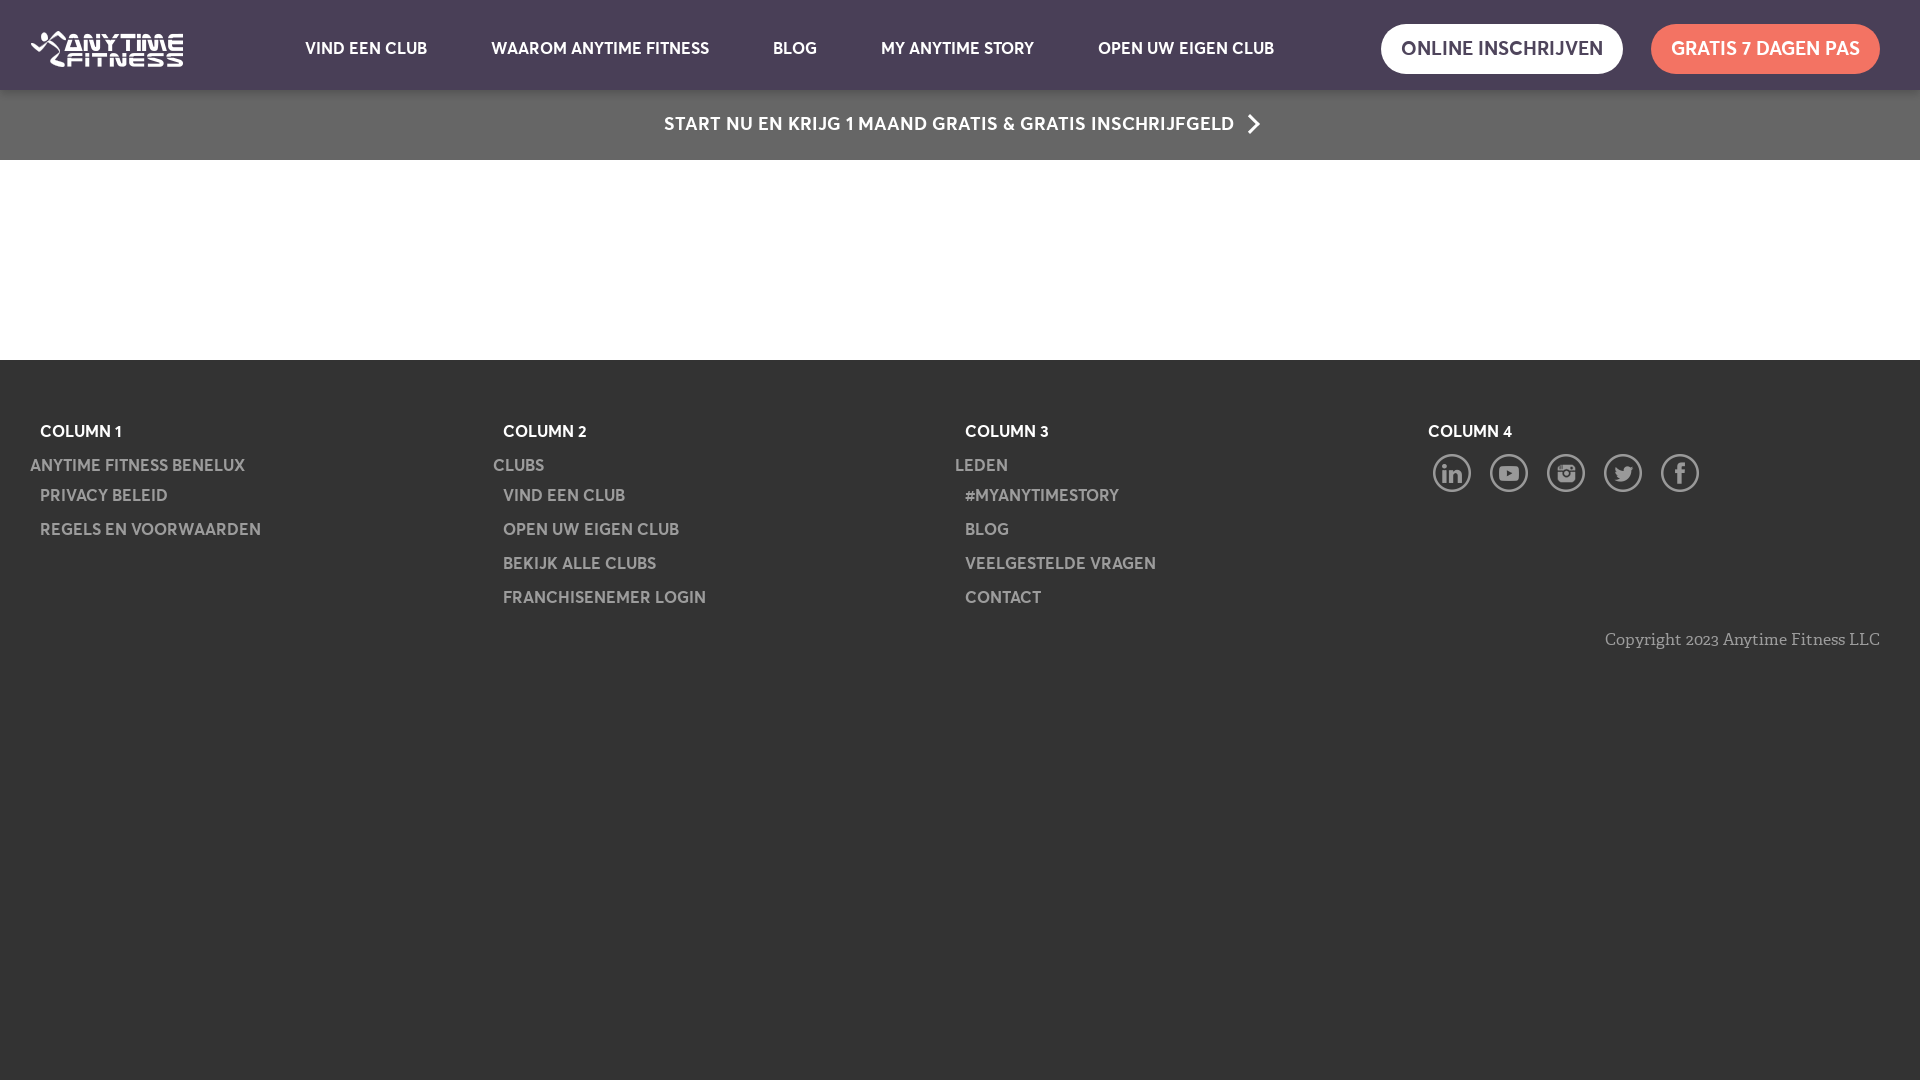 This screenshot has width=1920, height=1080. Describe the element at coordinates (599, 48) in the screenshot. I see `'WAAROM ANYTIME FITNESS'` at that location.